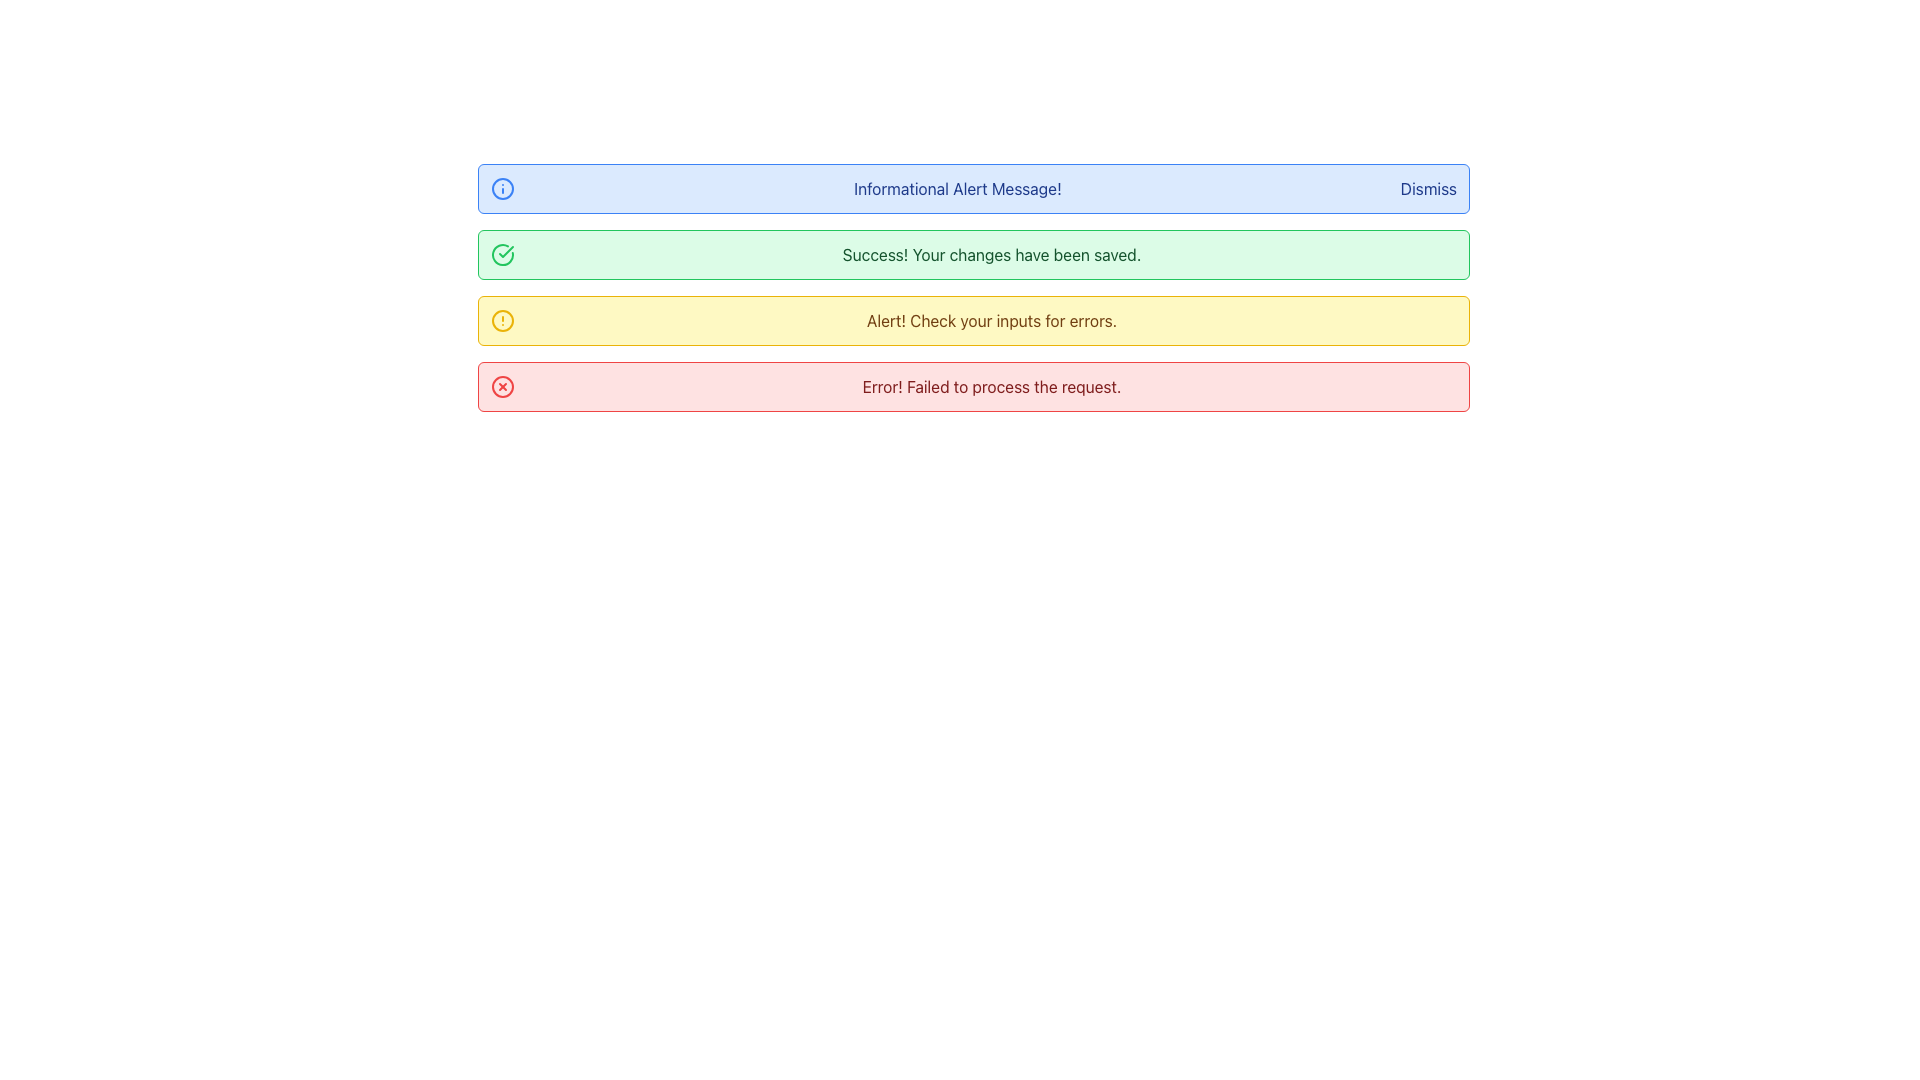 The width and height of the screenshot is (1920, 1080). I want to click on circular outline of the success notification icon within the green notification bar, which is the second in a vertical stack of four notification bars, so click(503, 253).